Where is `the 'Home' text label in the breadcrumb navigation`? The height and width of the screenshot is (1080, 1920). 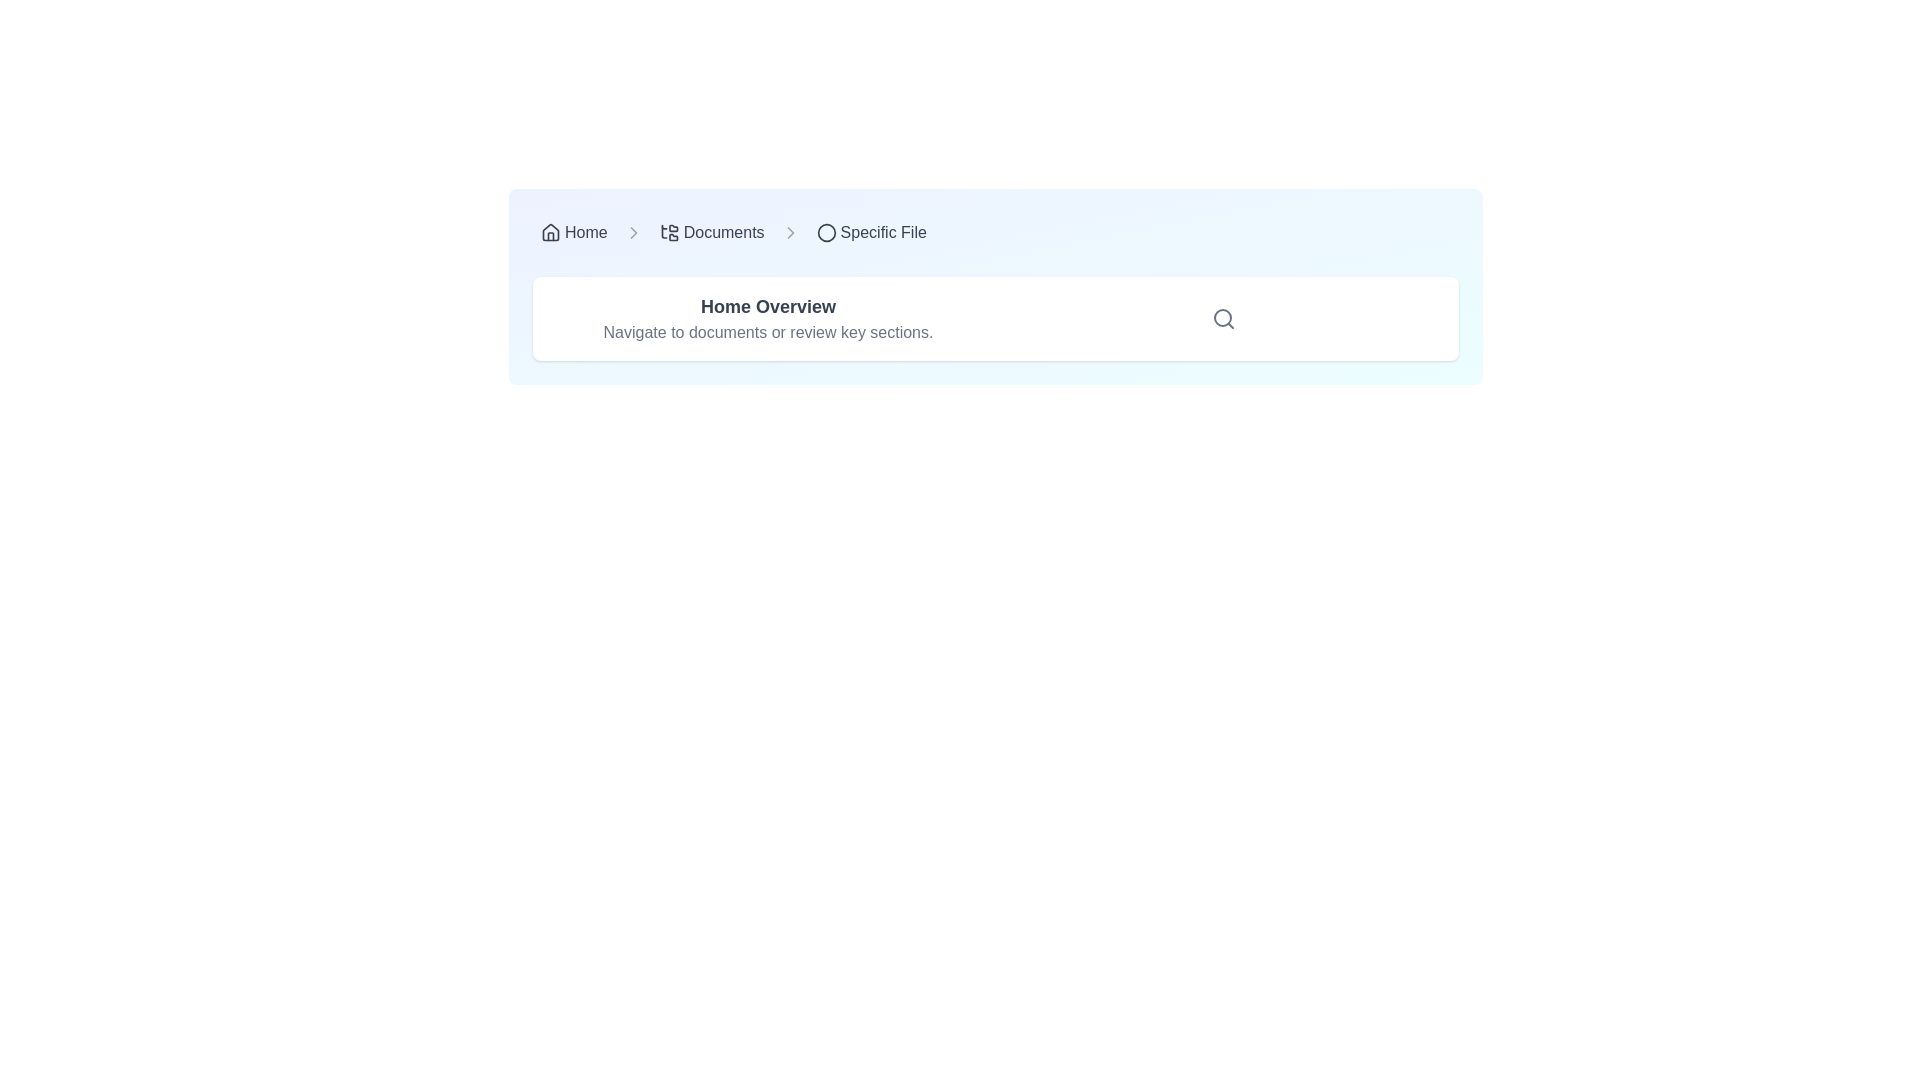
the 'Home' text label in the breadcrumb navigation is located at coordinates (585, 231).